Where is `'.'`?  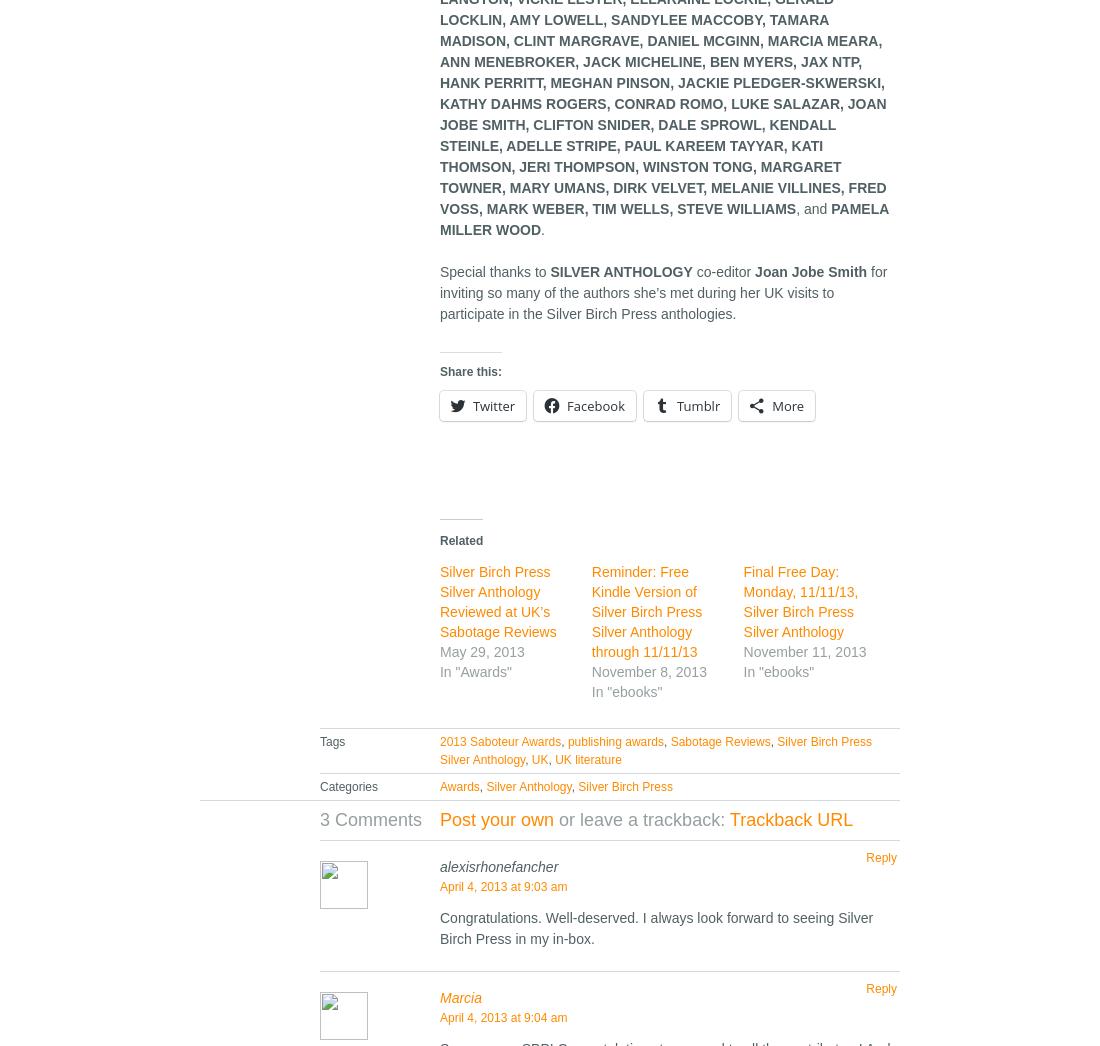 '.' is located at coordinates (542, 227).